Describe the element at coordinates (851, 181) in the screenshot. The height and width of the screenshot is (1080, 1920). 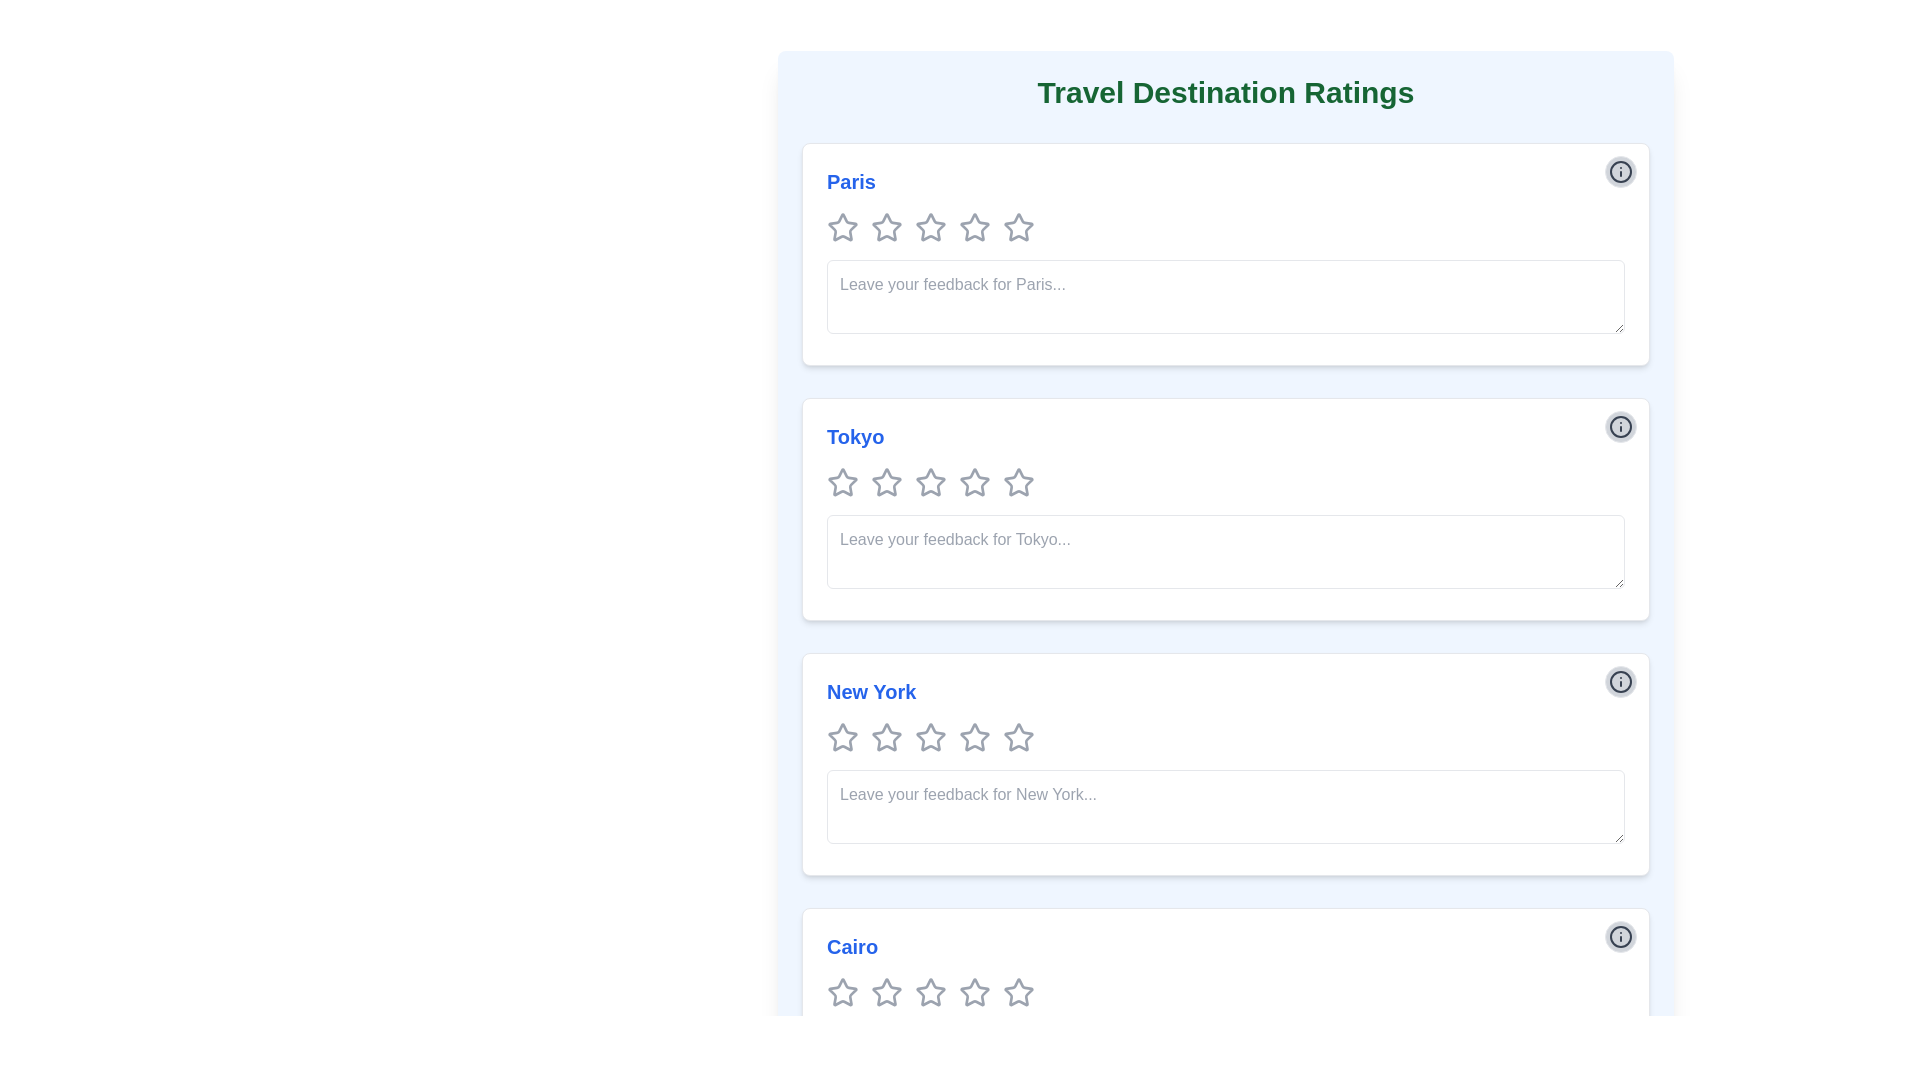
I see `the text label displaying the destination name 'Paris', which serves as the title for the rating and feedback section` at that location.